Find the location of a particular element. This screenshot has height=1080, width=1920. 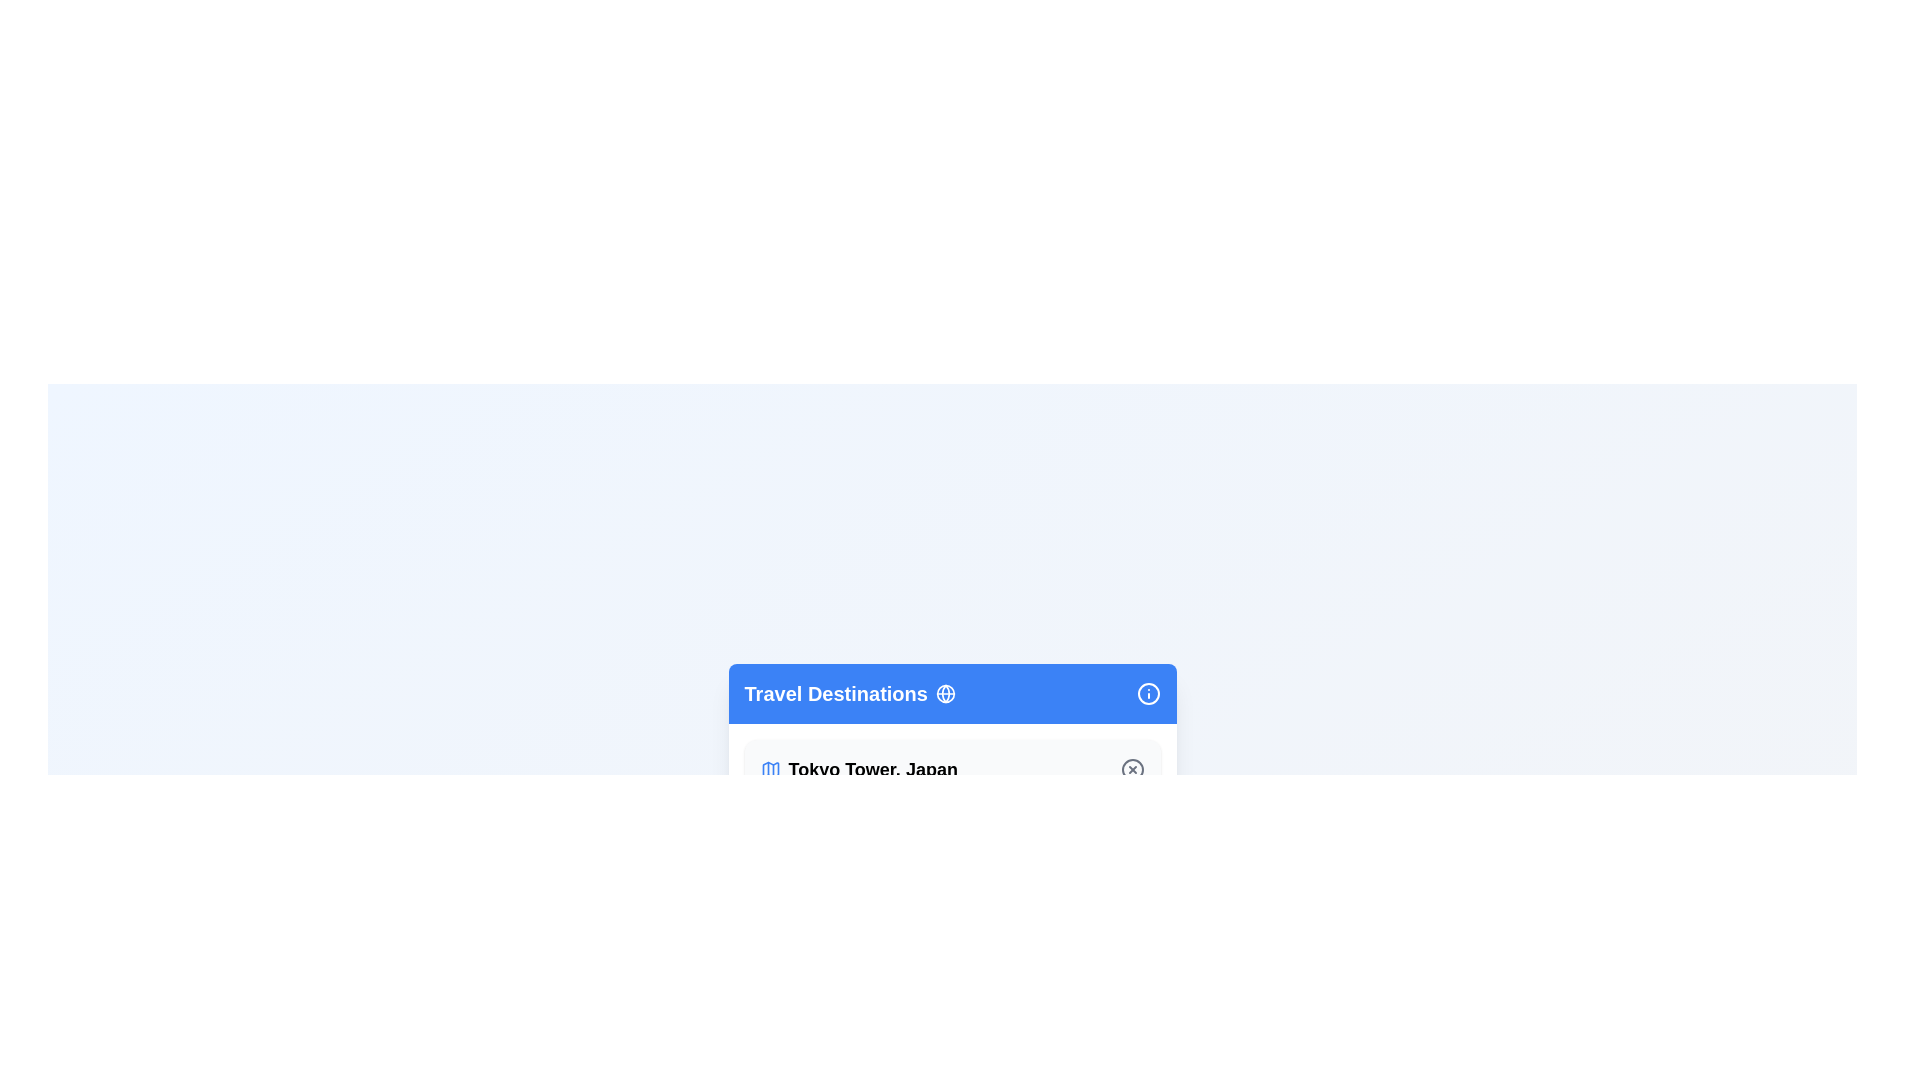

the circular visual component of the icon located in the top-right corner of the blue panel labeled 'Travel Destinations' is located at coordinates (1148, 693).